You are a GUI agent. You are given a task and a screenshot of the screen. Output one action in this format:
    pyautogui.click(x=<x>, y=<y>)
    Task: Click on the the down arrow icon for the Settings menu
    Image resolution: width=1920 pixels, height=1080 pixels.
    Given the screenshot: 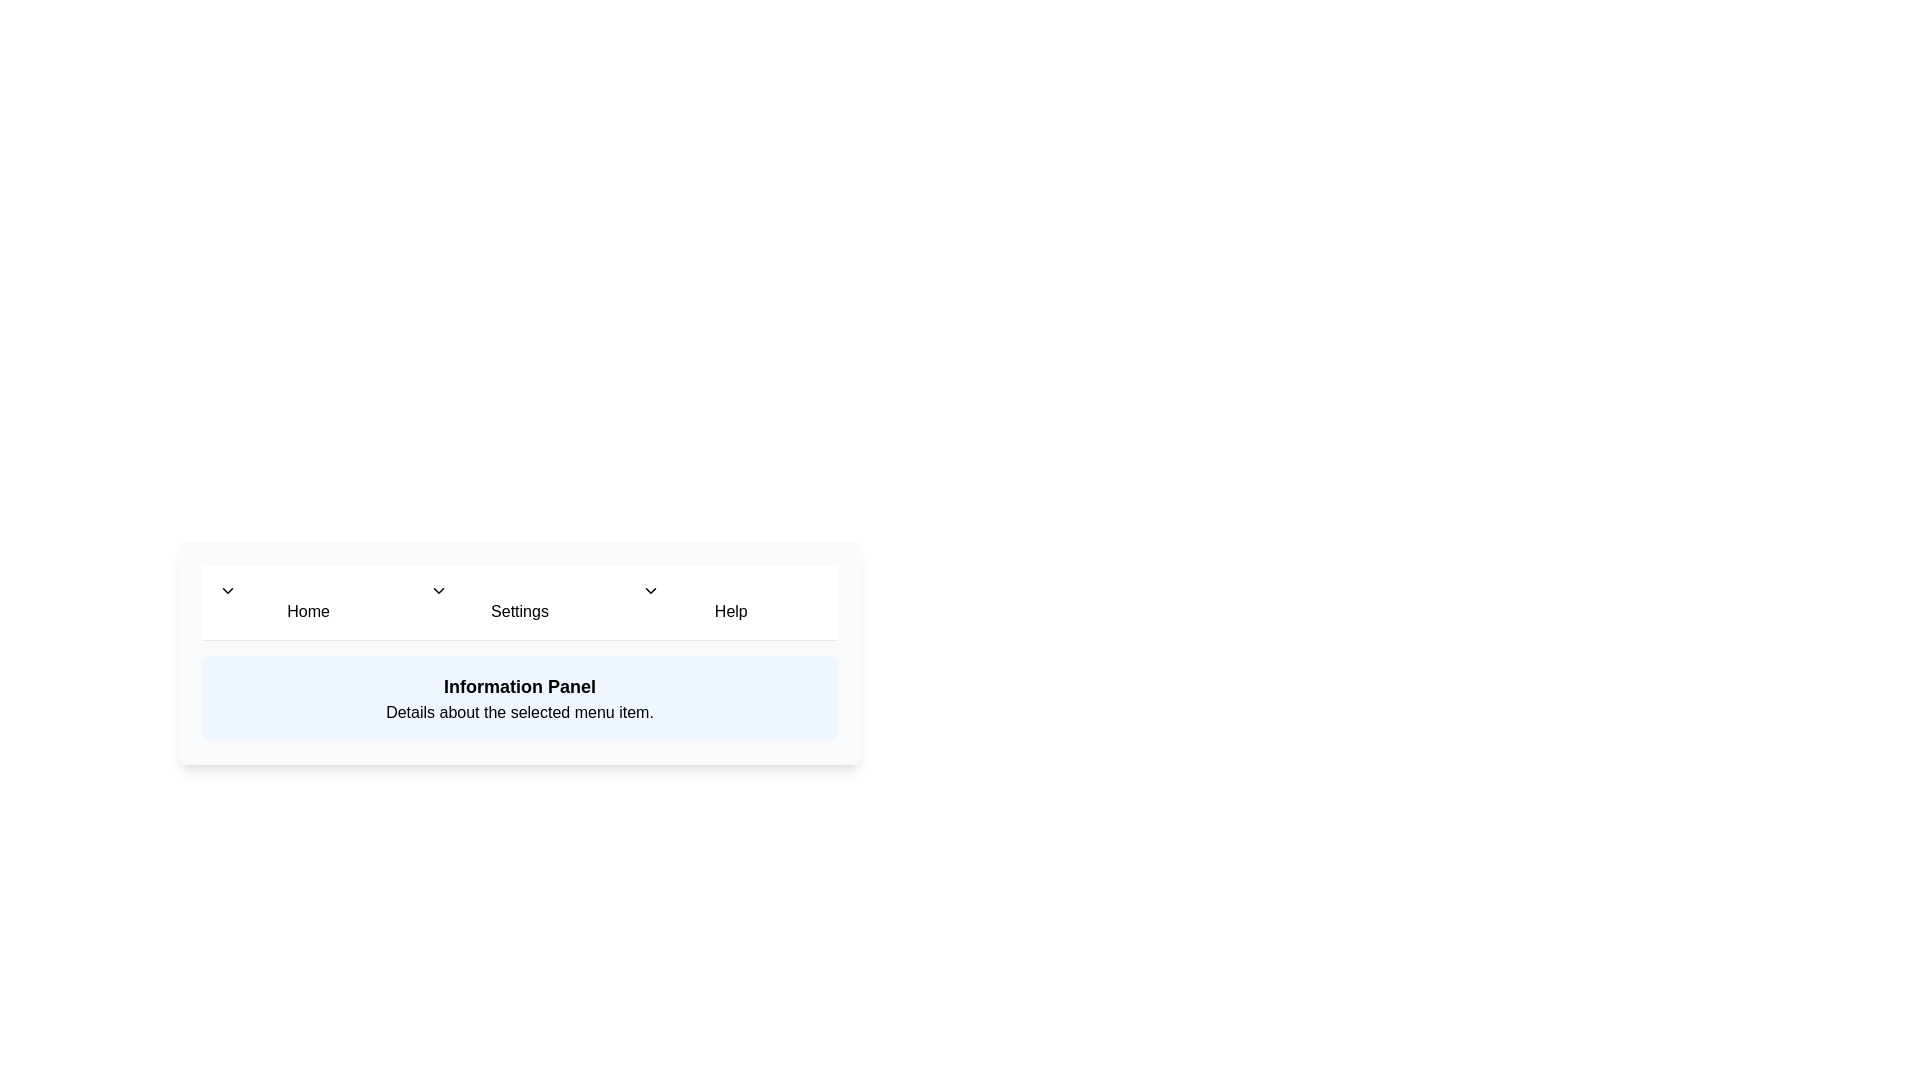 What is the action you would take?
    pyautogui.click(x=438, y=589)
    